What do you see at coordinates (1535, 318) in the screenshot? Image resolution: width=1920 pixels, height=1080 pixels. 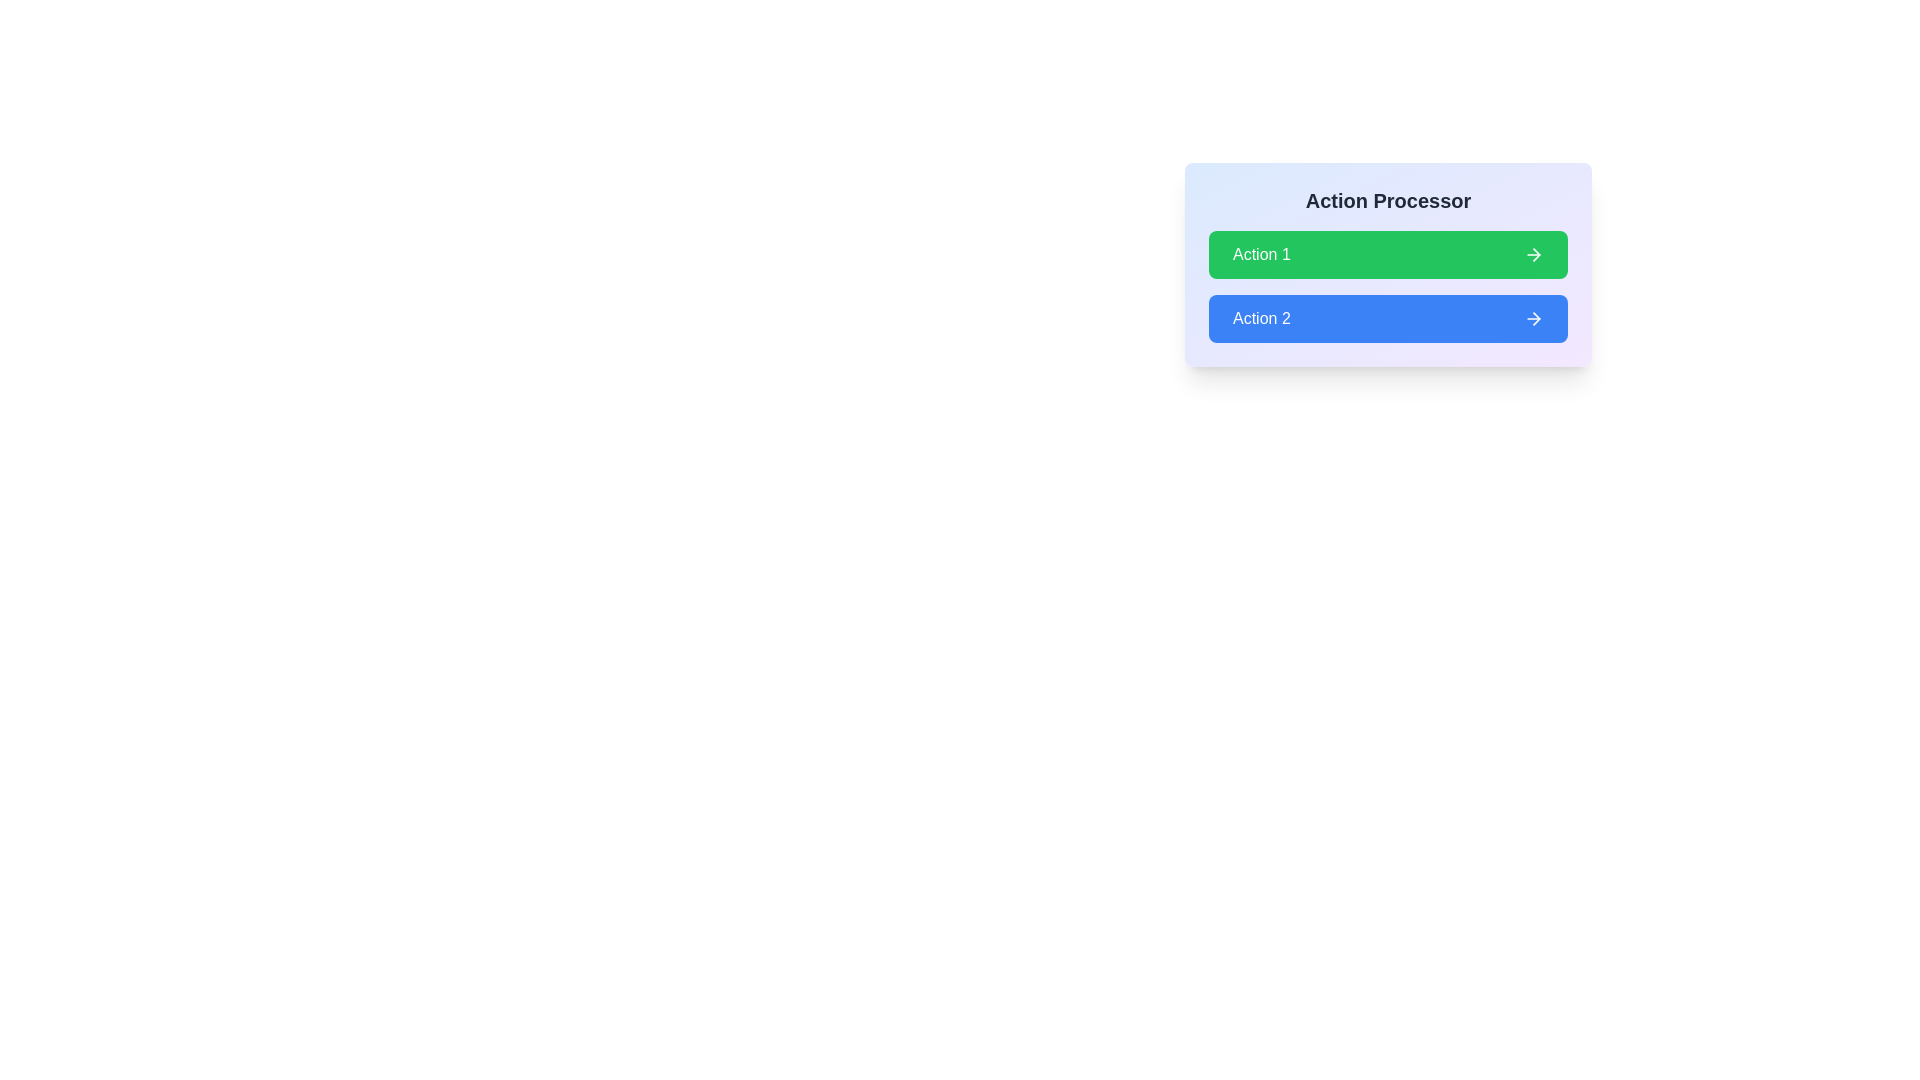 I see `the decorative icon located inside the 'Action 2' button, which signifies a forward action, near the rightmost edge of the button` at bounding box center [1535, 318].